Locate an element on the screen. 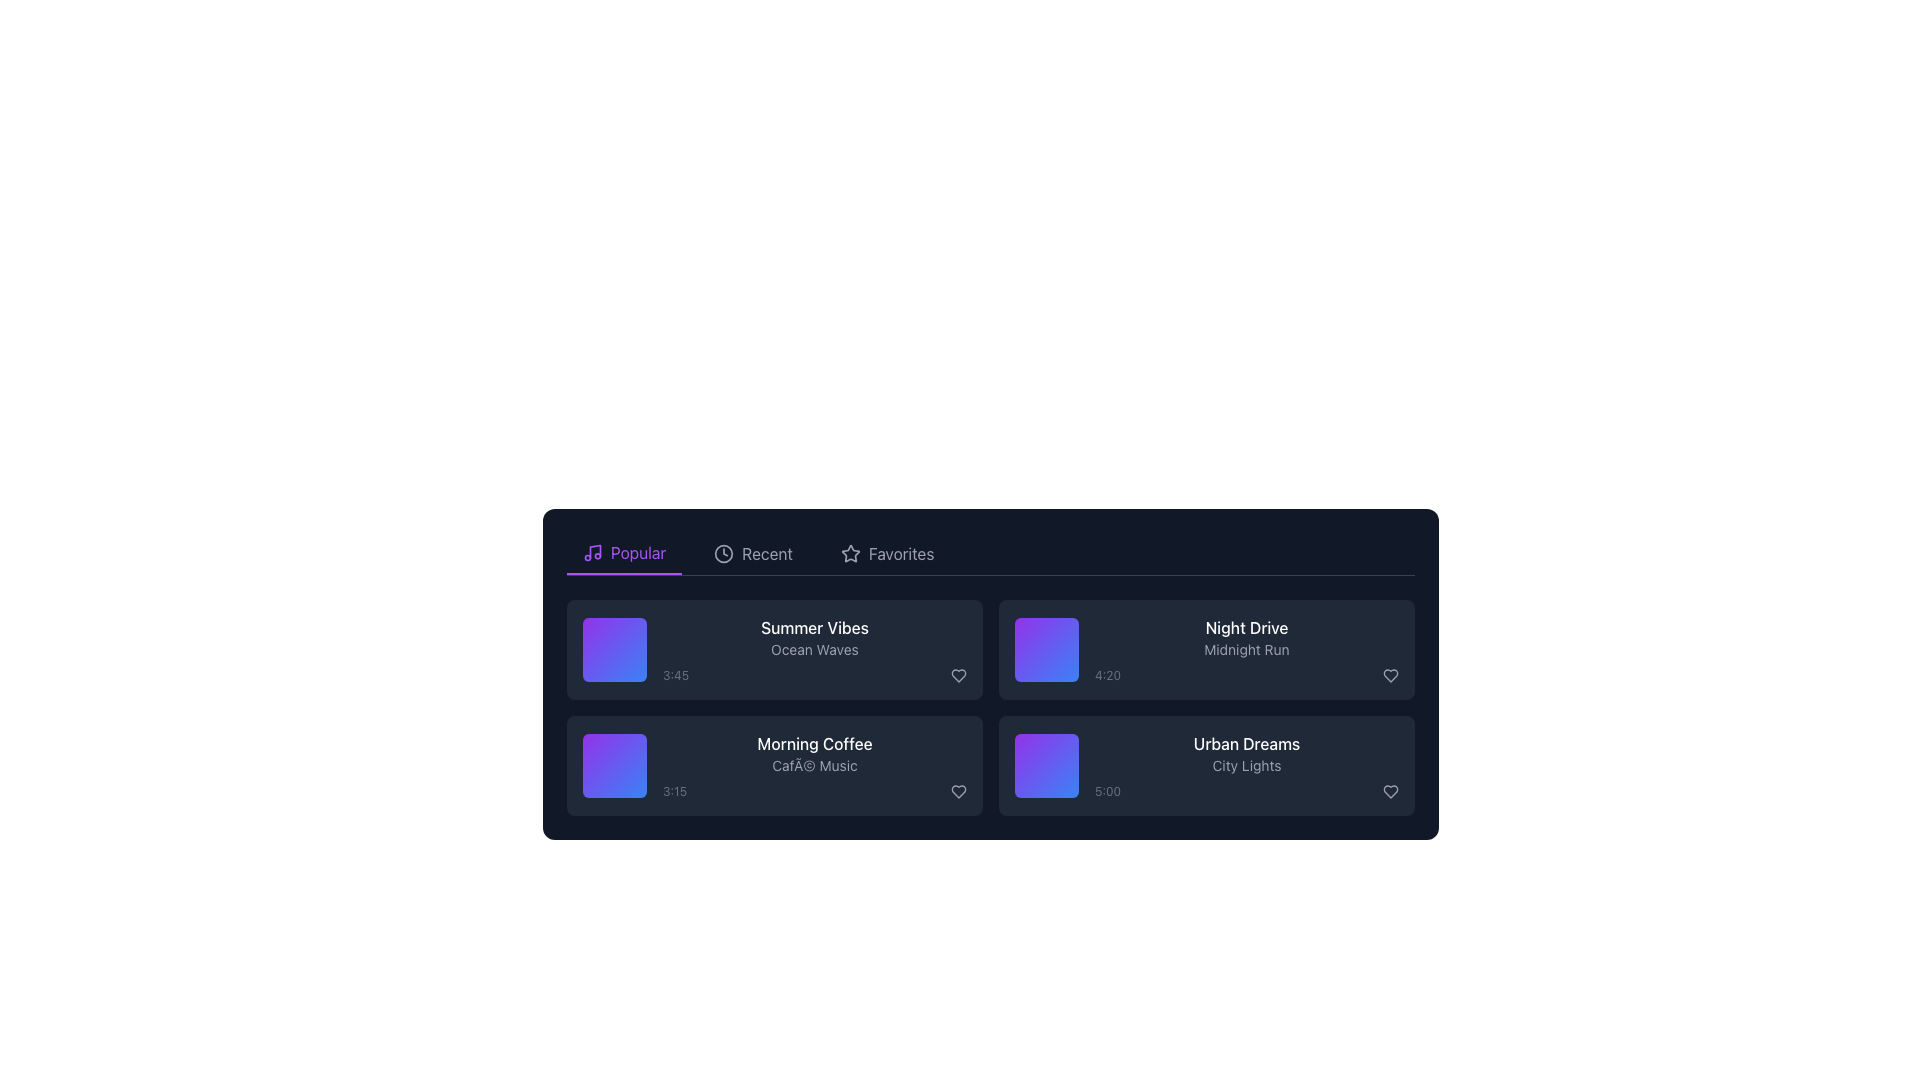 The height and width of the screenshot is (1080, 1920). gray text displaying '5:00' located at the bottom-right side of the 'Urban Dreams - City Lights' music item tile is located at coordinates (1246, 790).